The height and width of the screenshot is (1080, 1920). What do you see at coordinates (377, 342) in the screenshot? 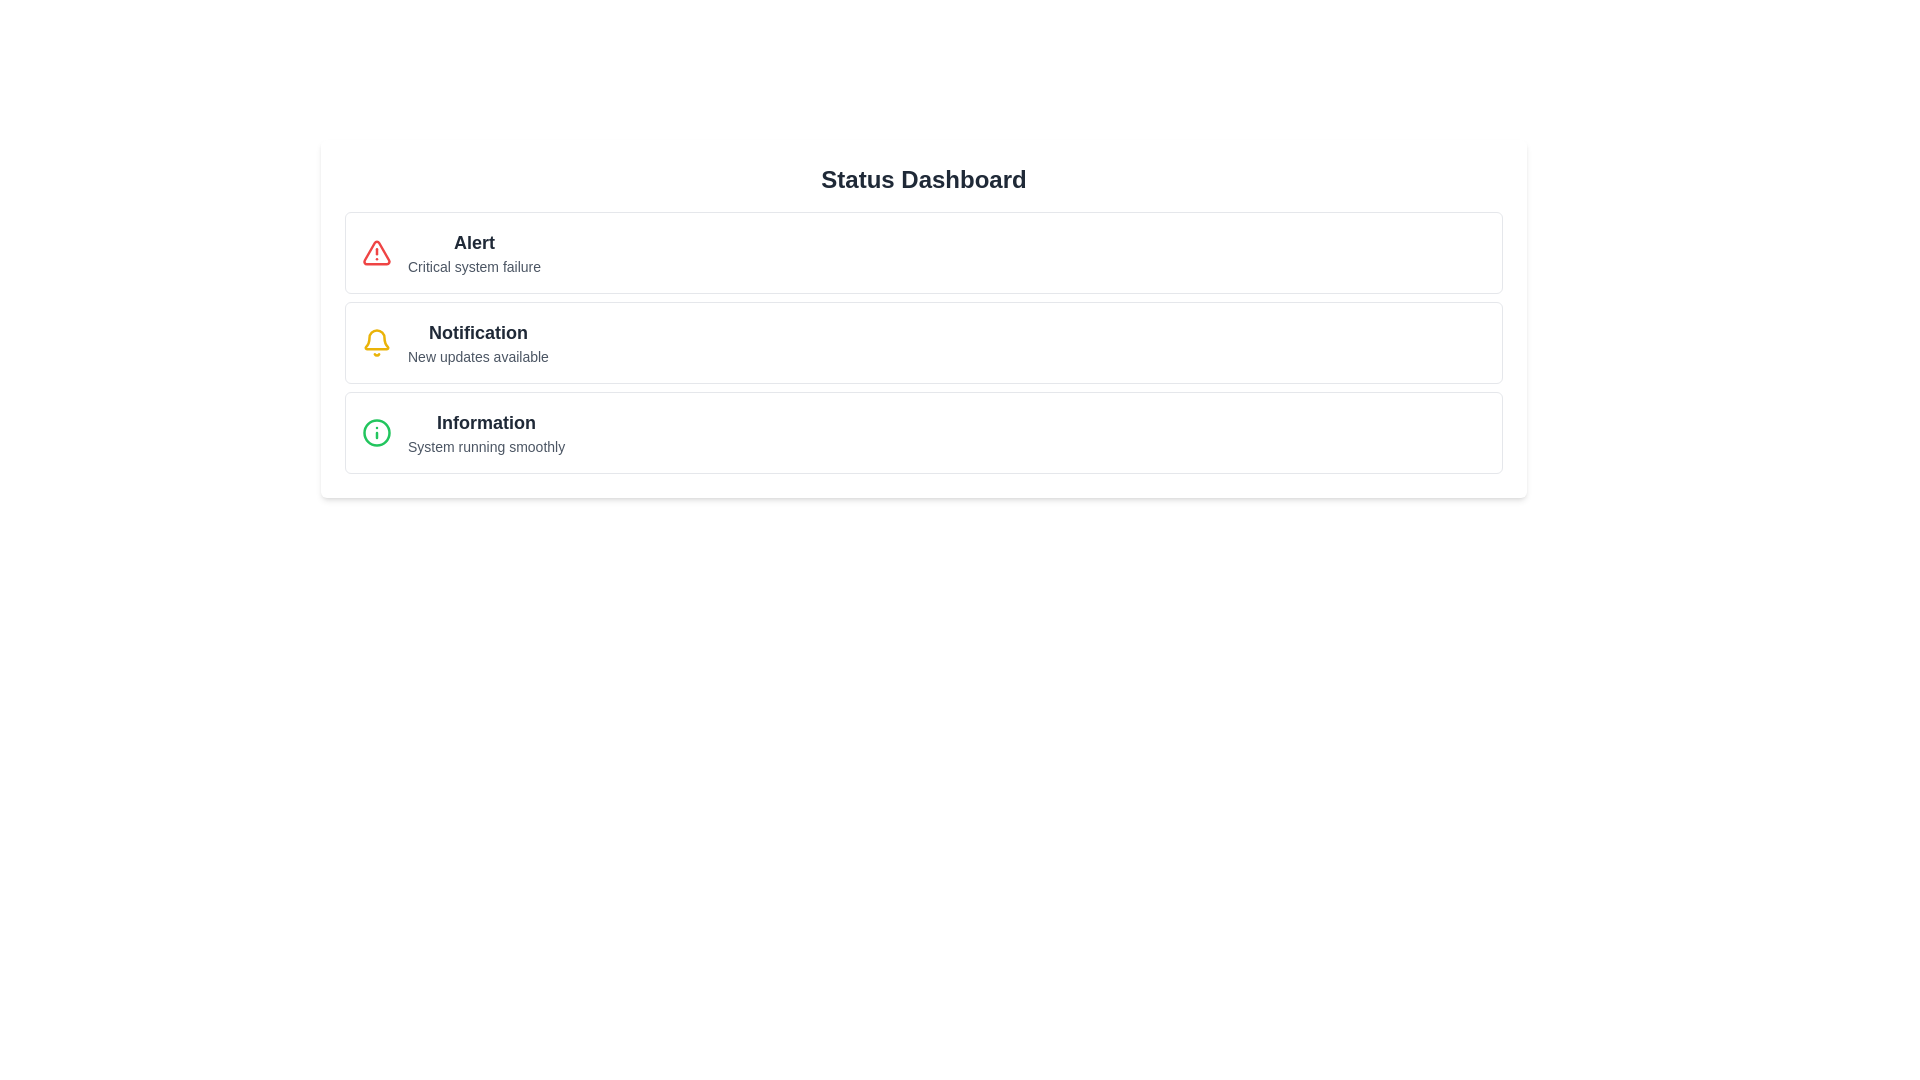
I see `the notification icon located at the top-left corner of the notification section, which indicates the presence of updates` at bounding box center [377, 342].